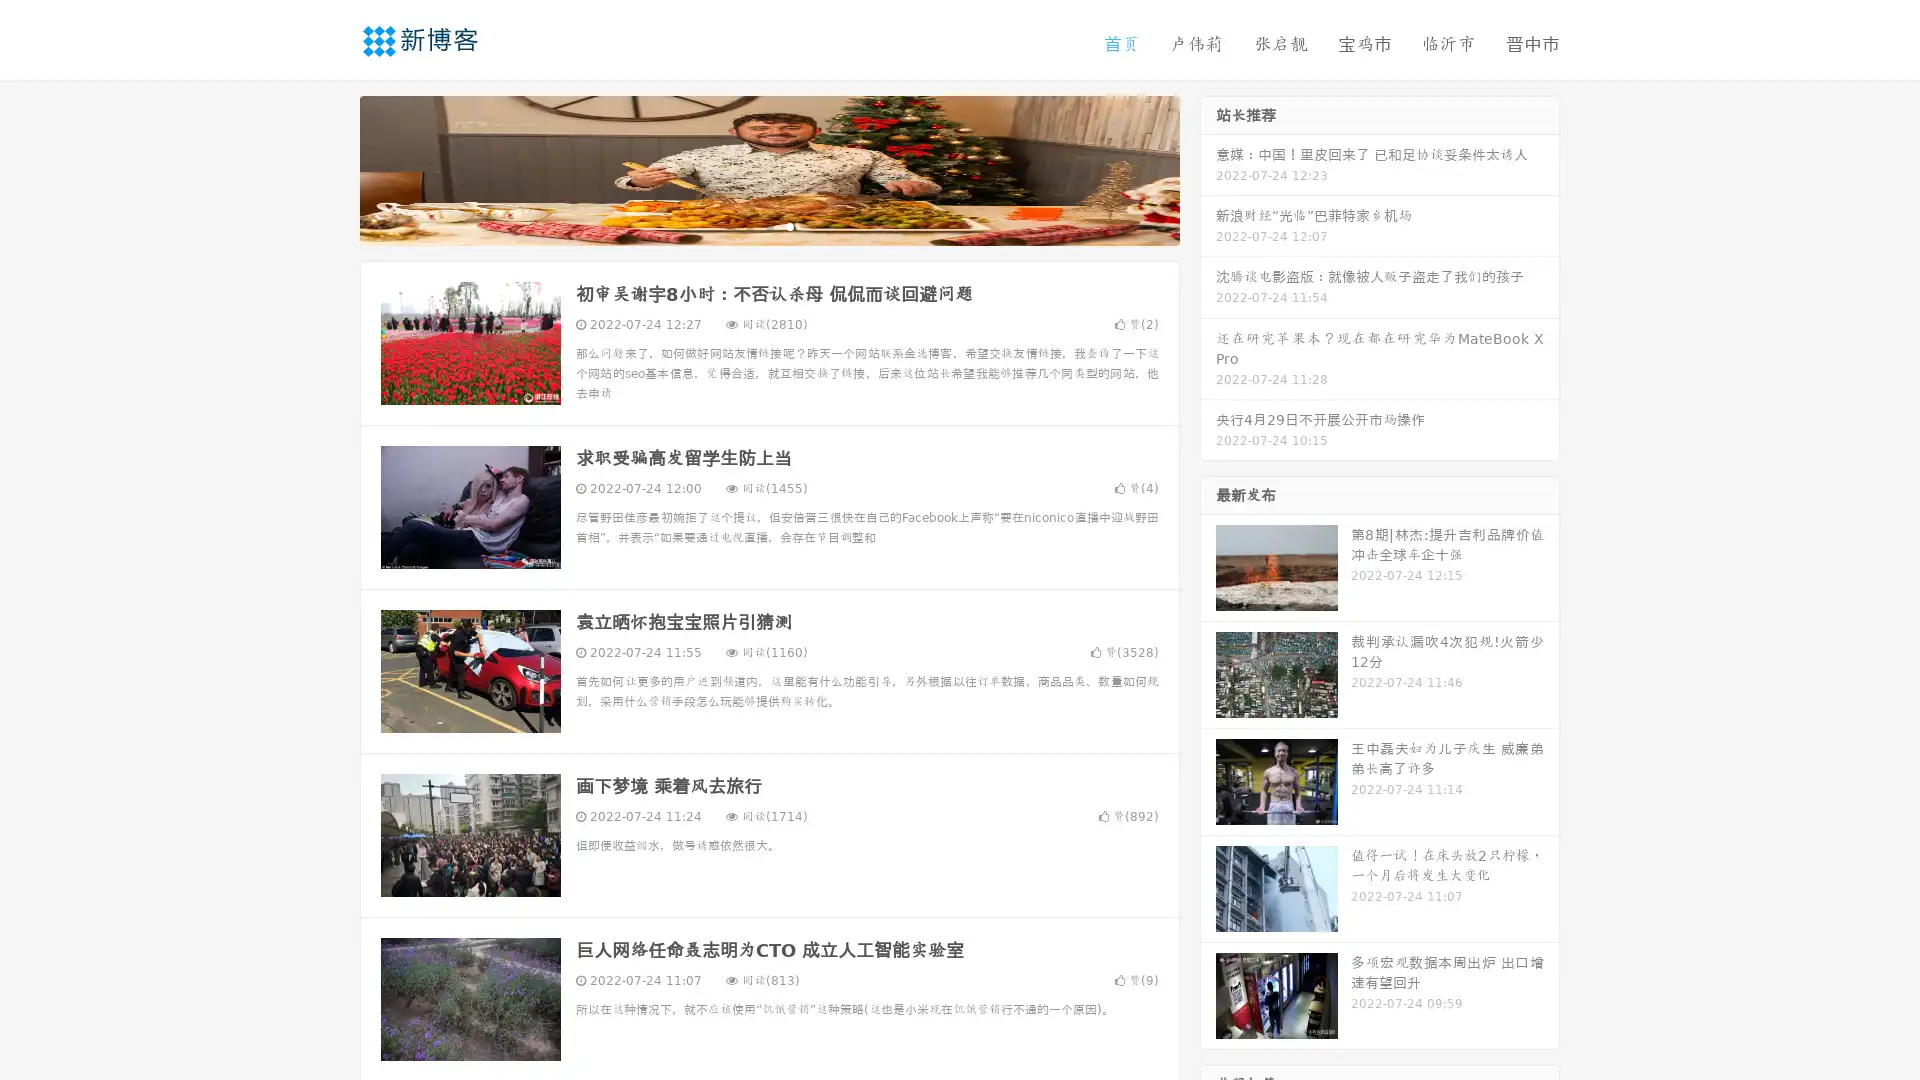 This screenshot has height=1080, width=1920. What do you see at coordinates (789, 225) in the screenshot?
I see `Go to slide 3` at bounding box center [789, 225].